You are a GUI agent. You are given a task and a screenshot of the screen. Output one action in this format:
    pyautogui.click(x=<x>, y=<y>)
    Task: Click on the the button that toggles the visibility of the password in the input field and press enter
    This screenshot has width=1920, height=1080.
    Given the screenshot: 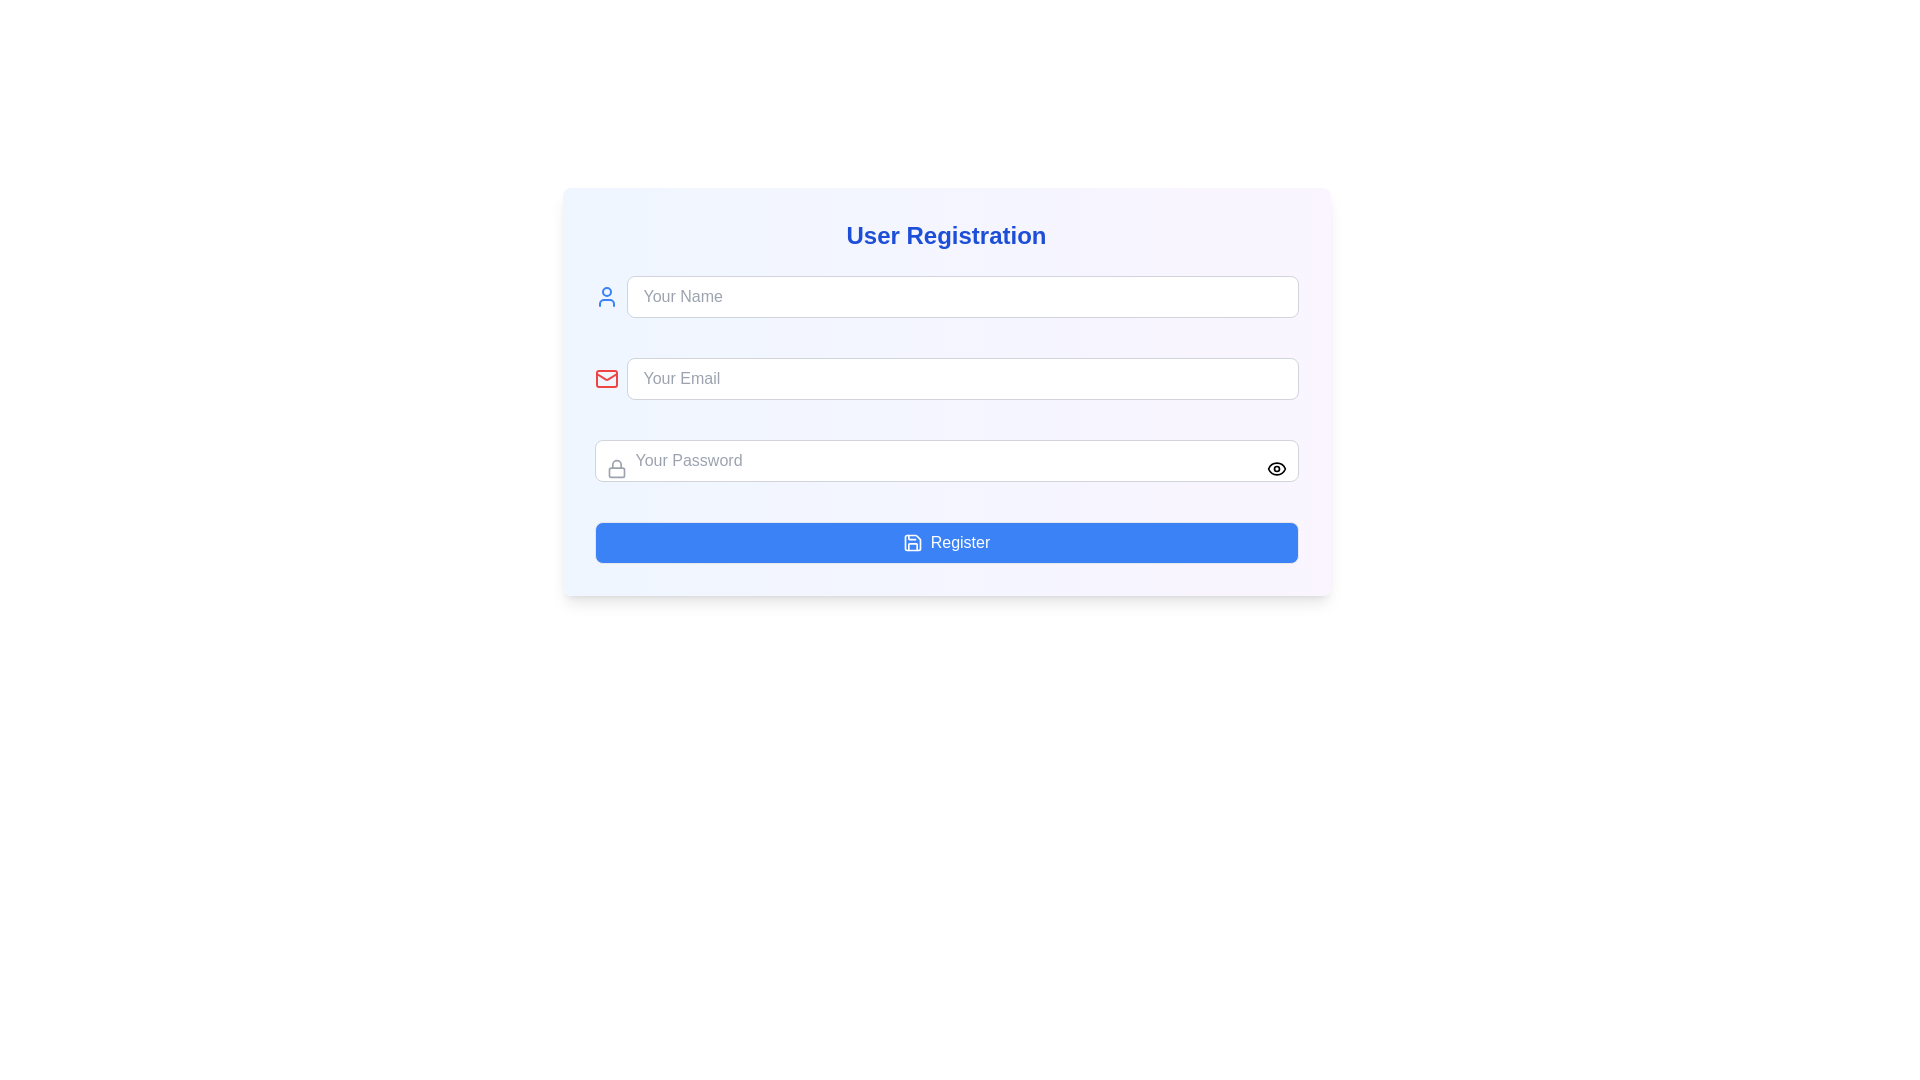 What is the action you would take?
    pyautogui.click(x=1275, y=469)
    